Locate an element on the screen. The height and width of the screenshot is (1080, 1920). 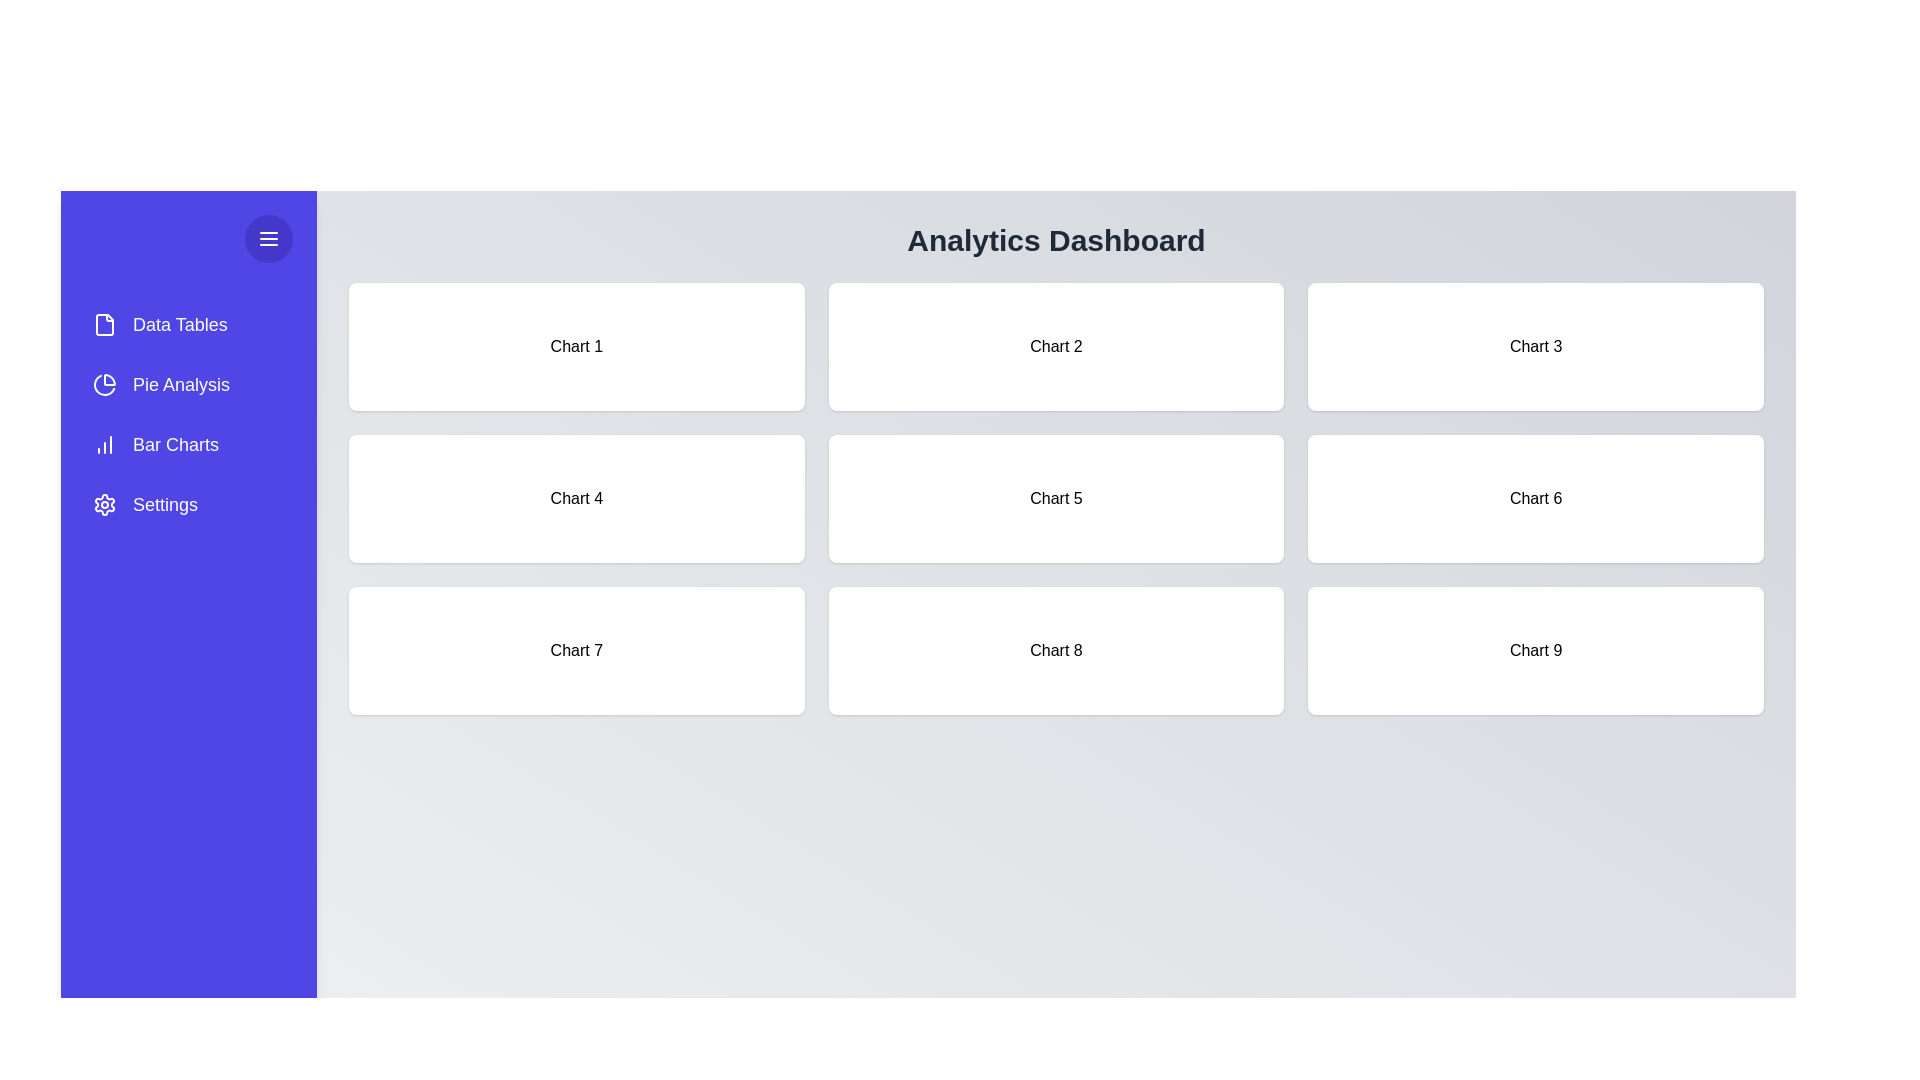
the menu item Data Tables from the drawer is located at coordinates (188, 323).